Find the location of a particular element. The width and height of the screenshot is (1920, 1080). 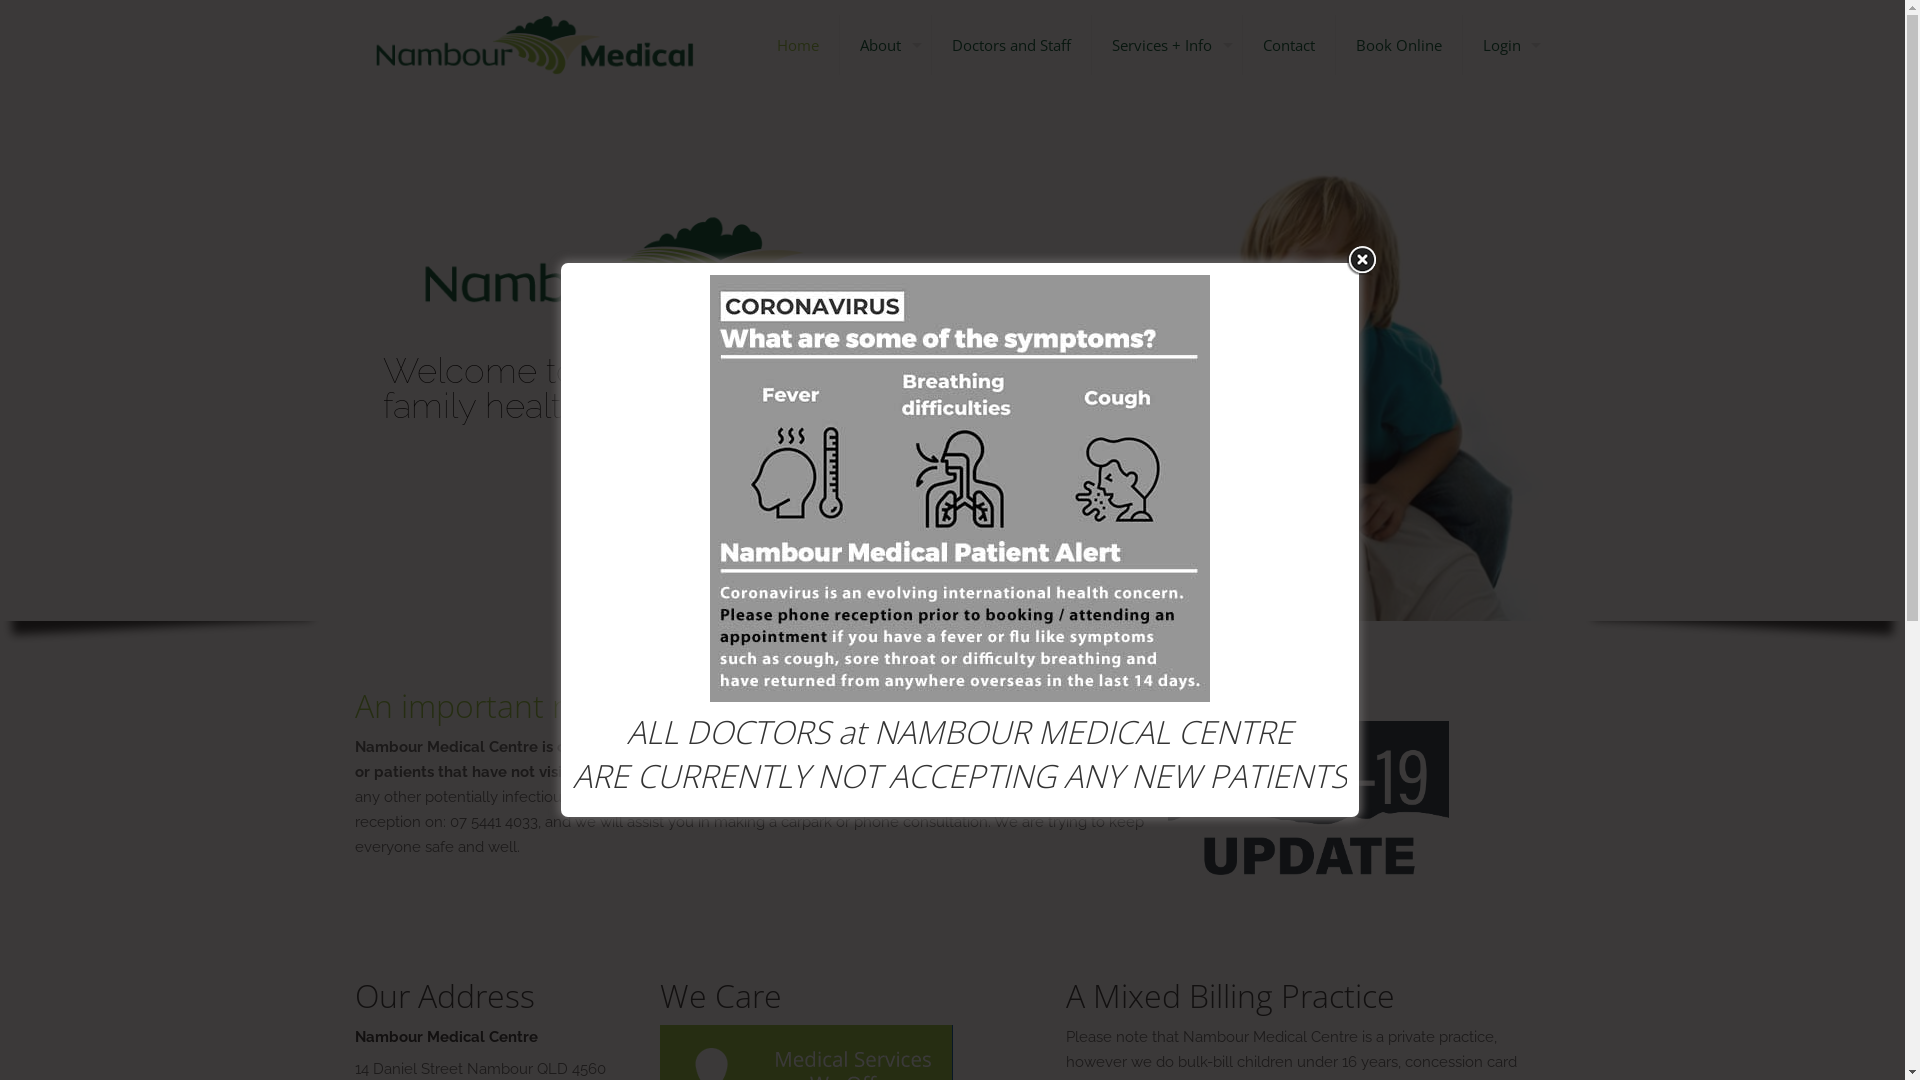

'Doctors and Staff' is located at coordinates (930, 45).